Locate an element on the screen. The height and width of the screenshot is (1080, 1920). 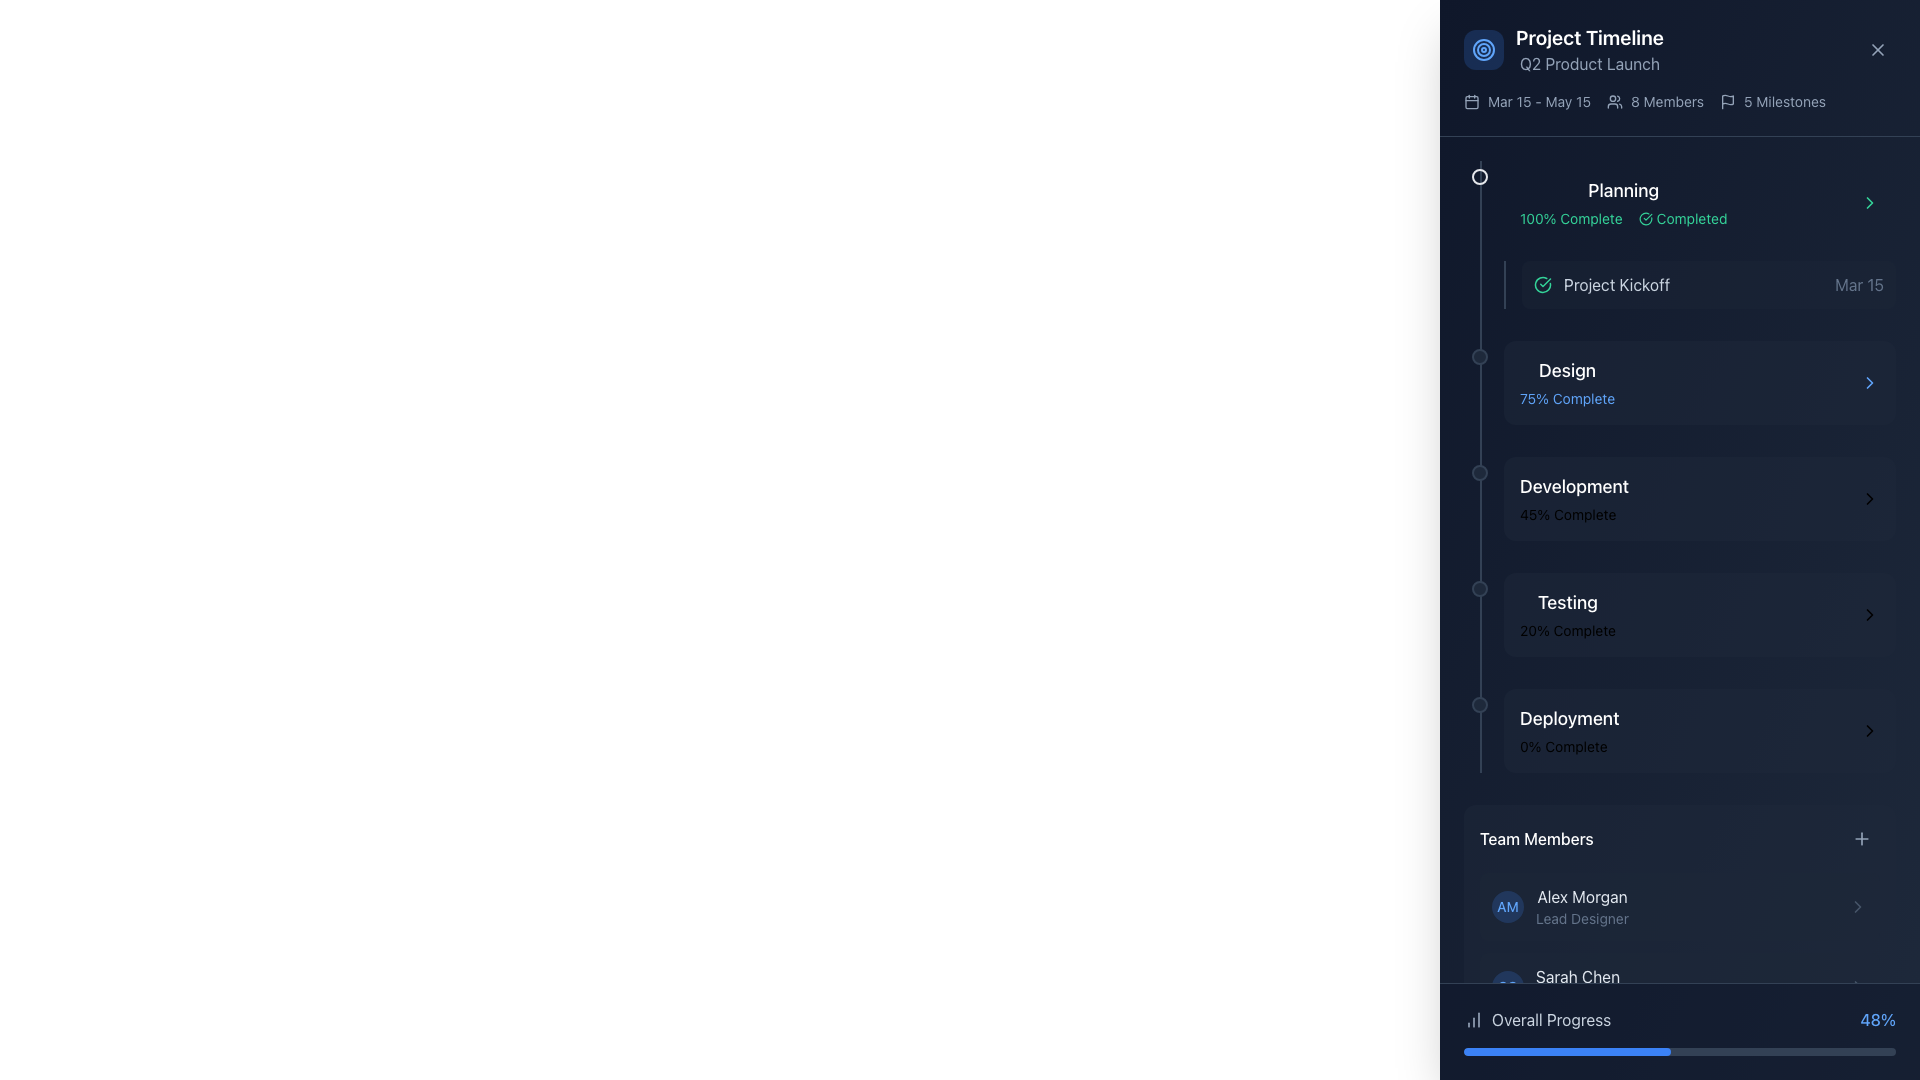
the text label displaying '45% Complete', which is part of the progress detail panel for the 'Development' section is located at coordinates (1573, 514).